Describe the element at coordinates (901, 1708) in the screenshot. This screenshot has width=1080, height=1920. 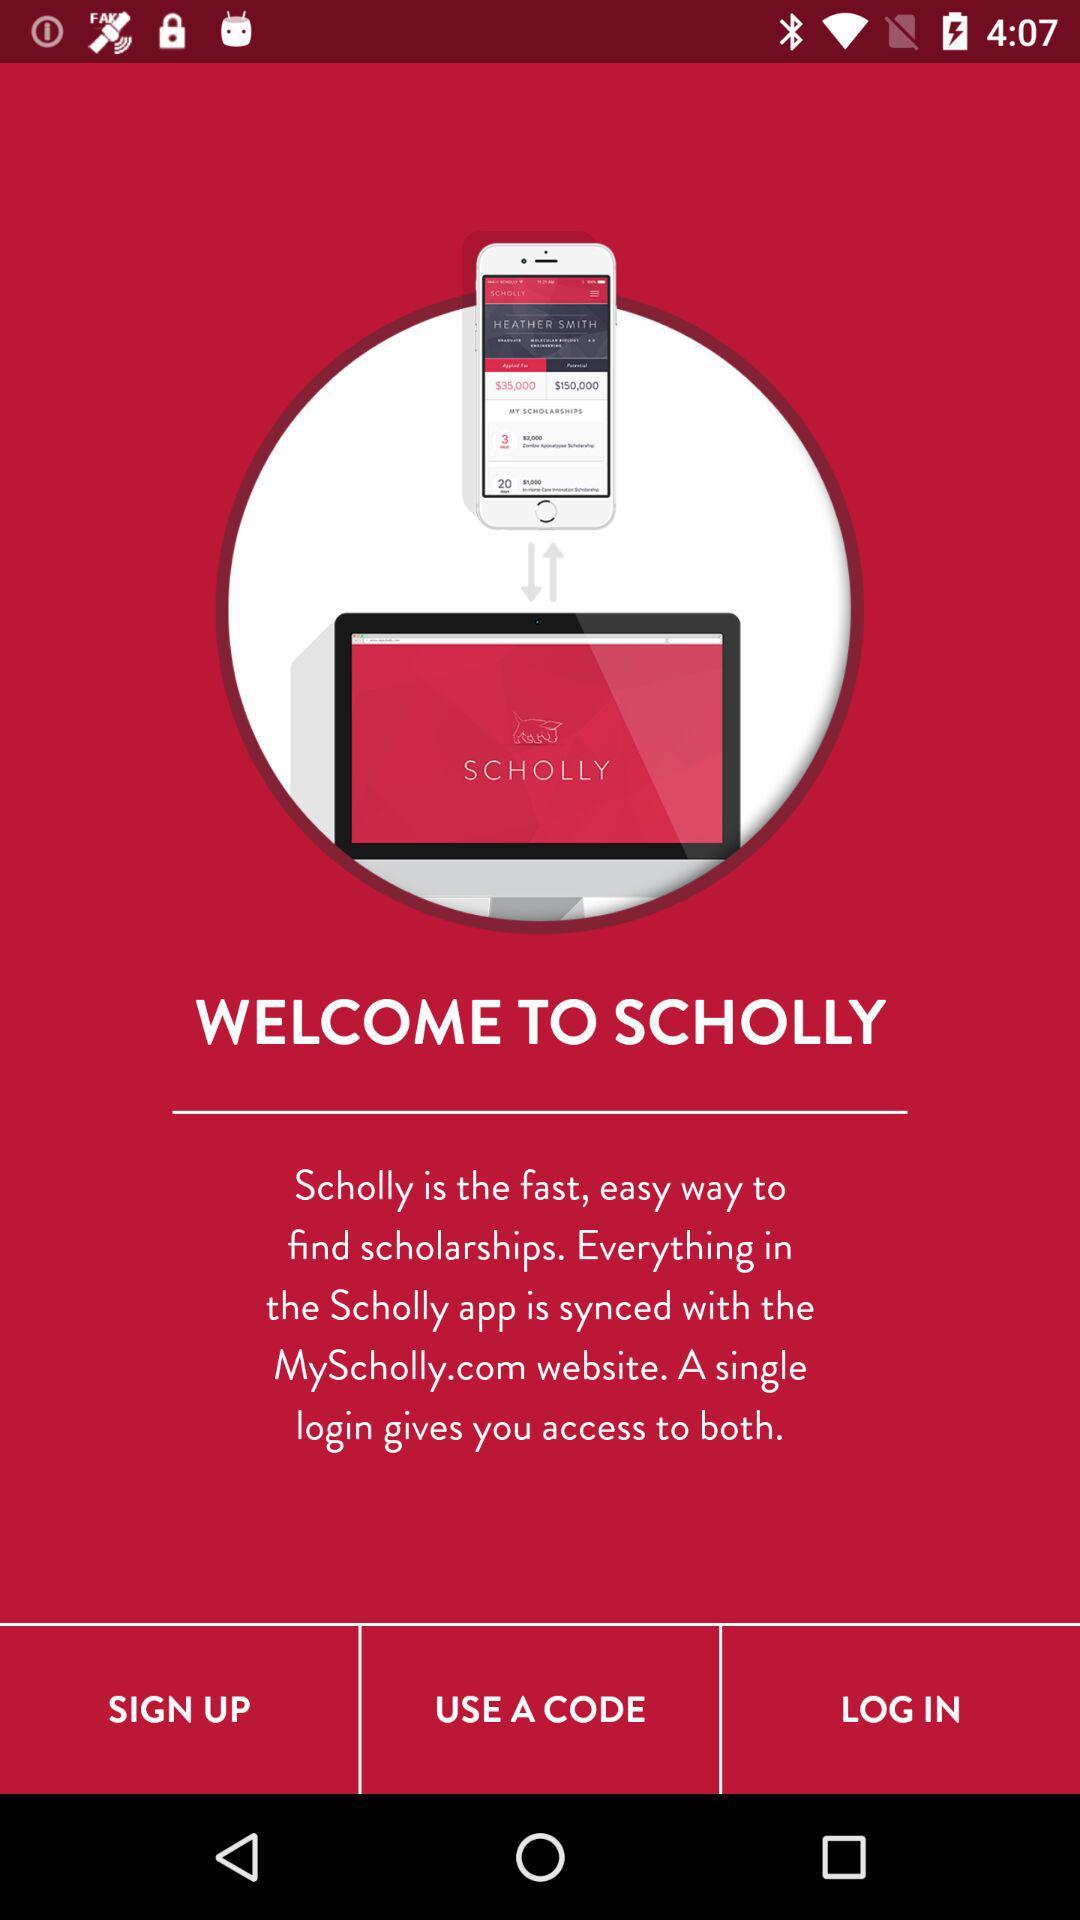
I see `log in` at that location.